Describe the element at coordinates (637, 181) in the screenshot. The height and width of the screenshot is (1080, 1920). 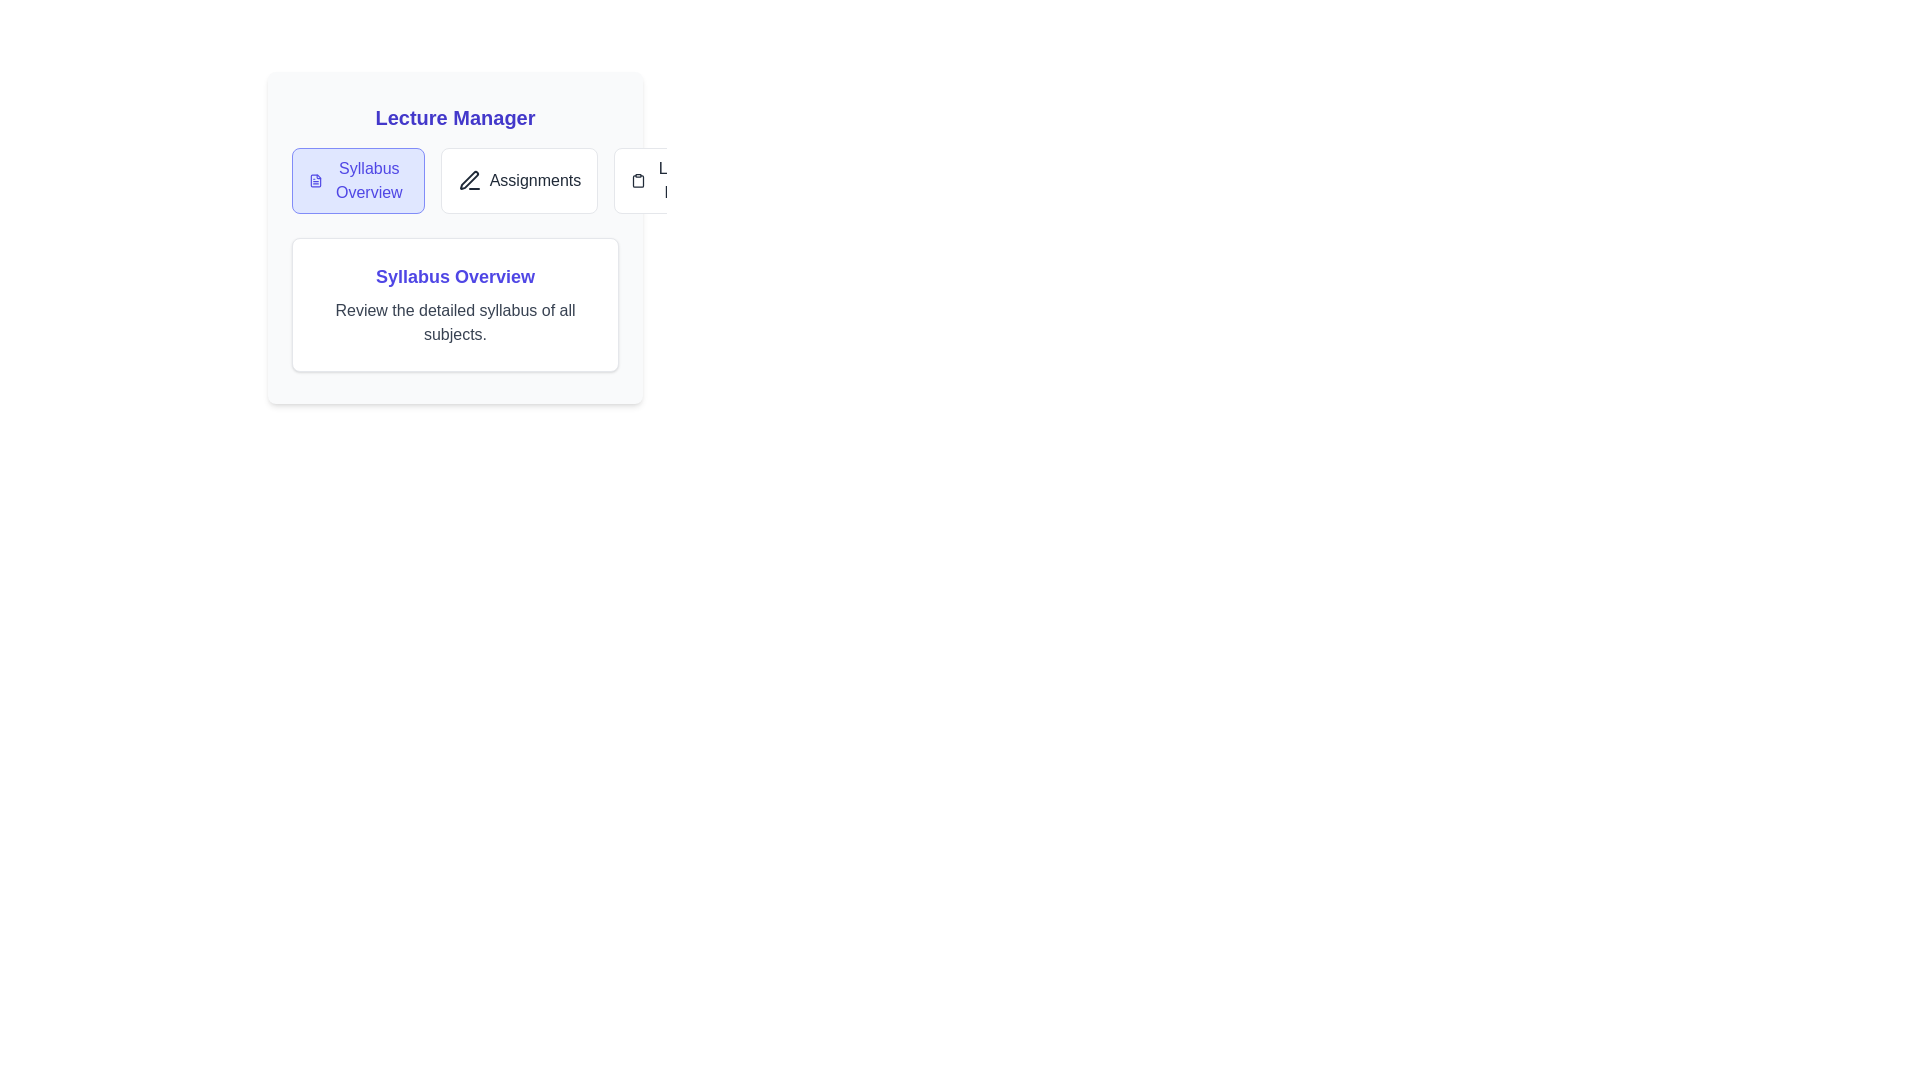
I see `the clipboard icon located on the right-hand side of the box containing 'Syllabus Overview' and 'Assignments', which serves as a visual cue for copying or referencing information` at that location.